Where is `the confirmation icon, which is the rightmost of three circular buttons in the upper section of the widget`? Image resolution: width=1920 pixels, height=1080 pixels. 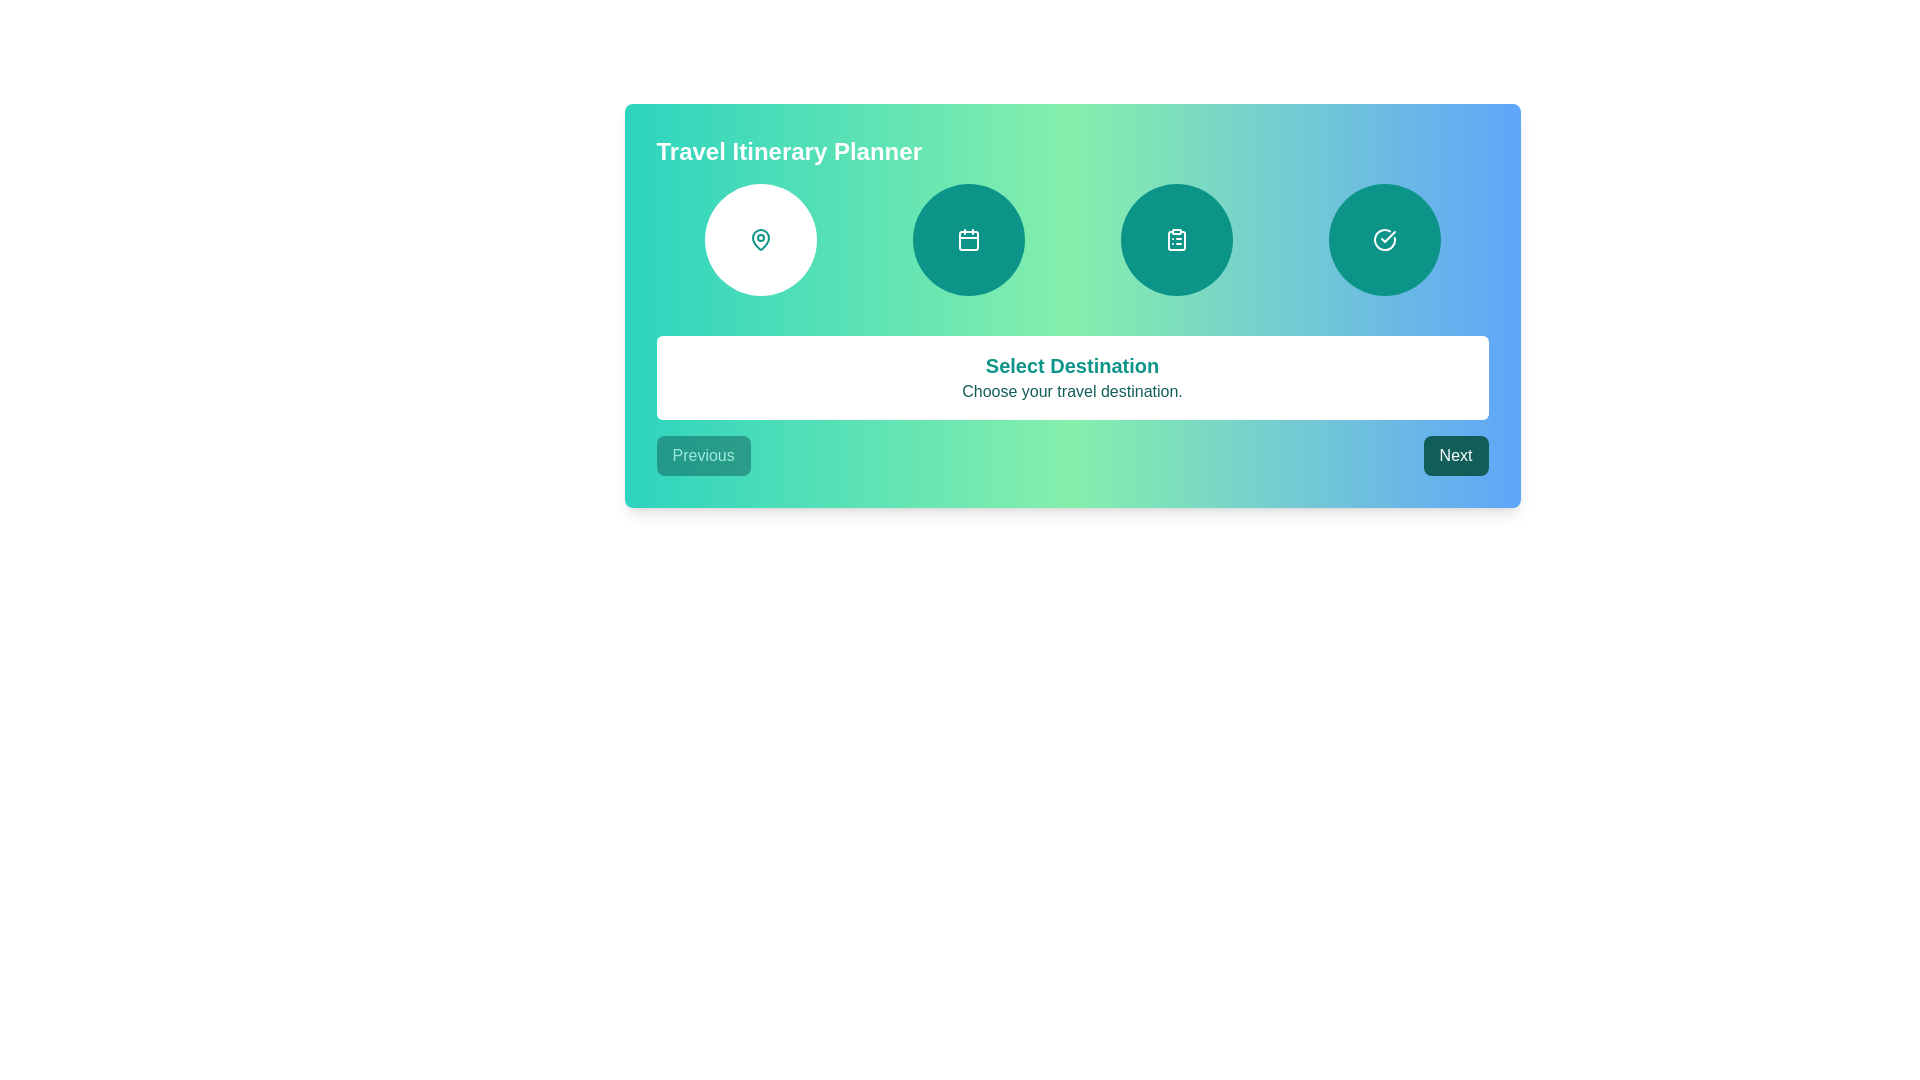 the confirmation icon, which is the rightmost of three circular buttons in the upper section of the widget is located at coordinates (1383, 238).